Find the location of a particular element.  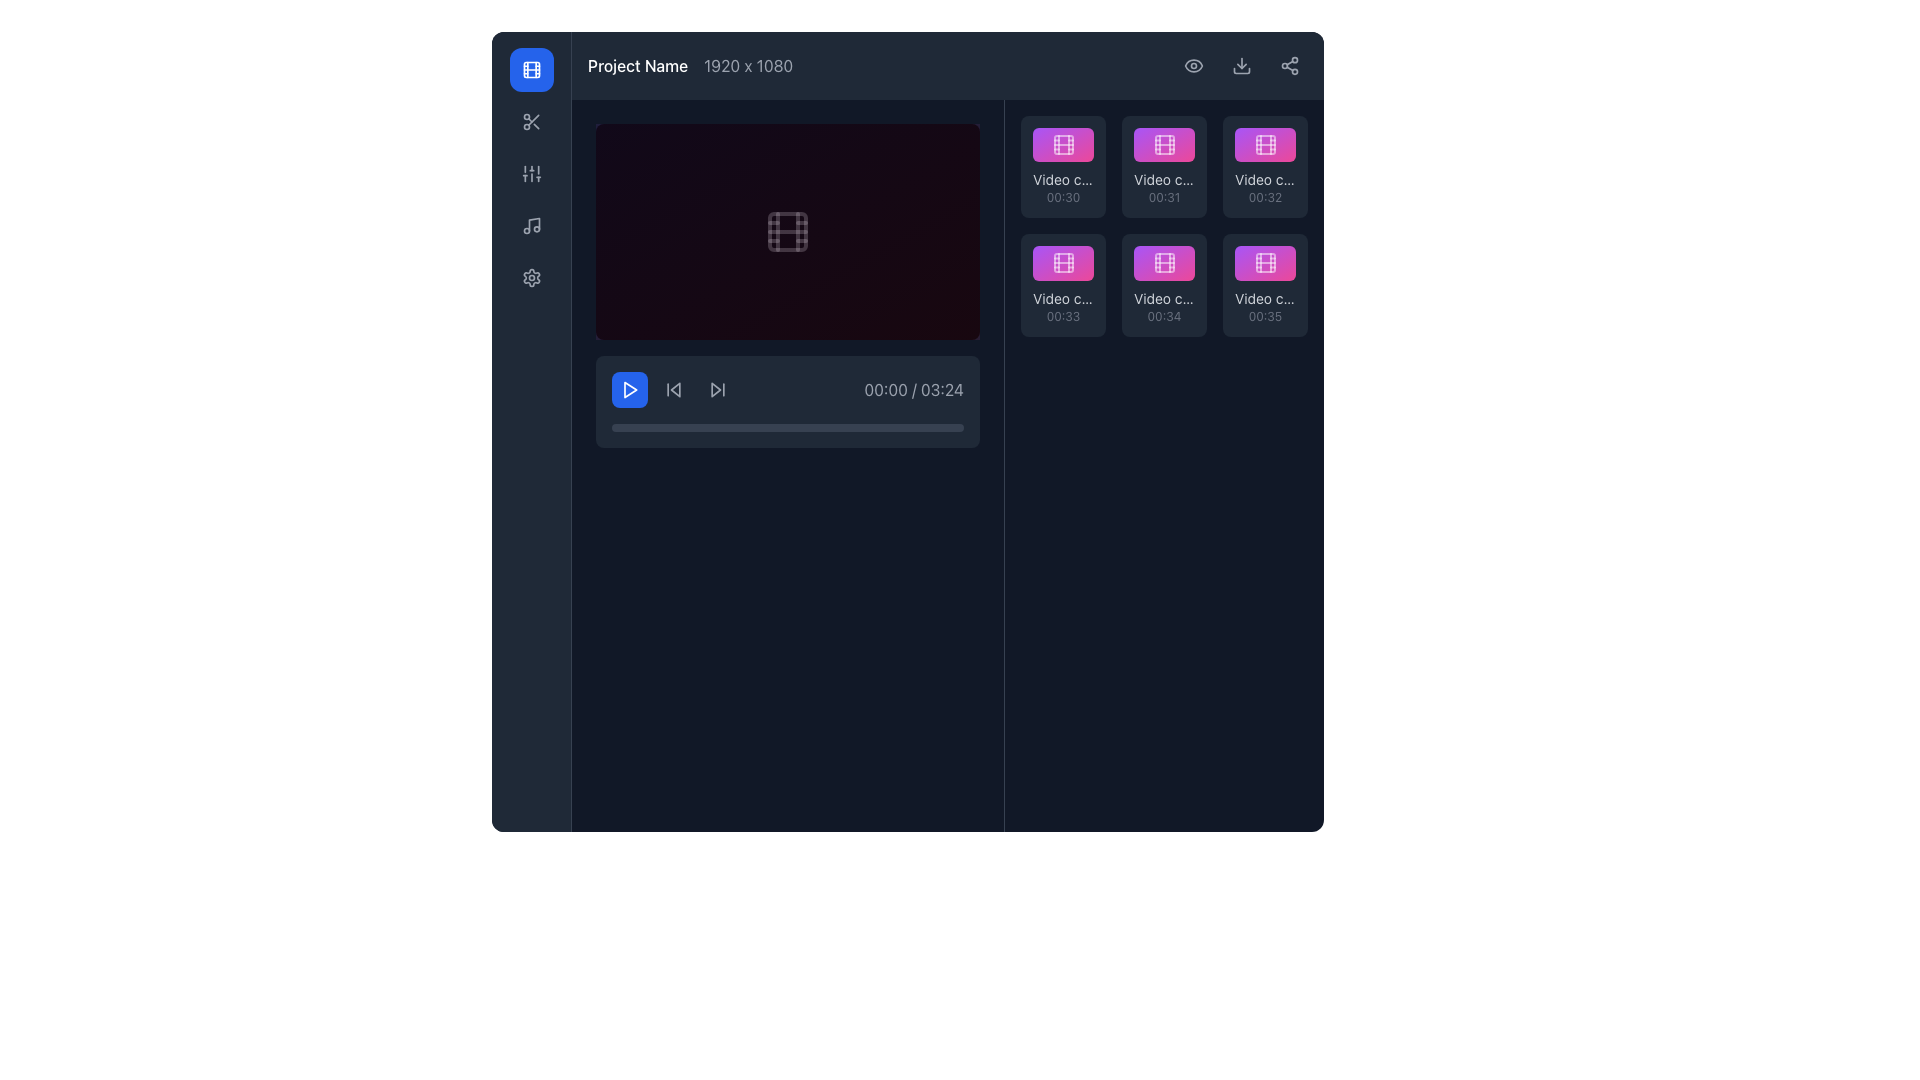

the image placeholder with an embedded video icon located at the top-left corner of the grid layout in the right column is located at coordinates (1062, 144).